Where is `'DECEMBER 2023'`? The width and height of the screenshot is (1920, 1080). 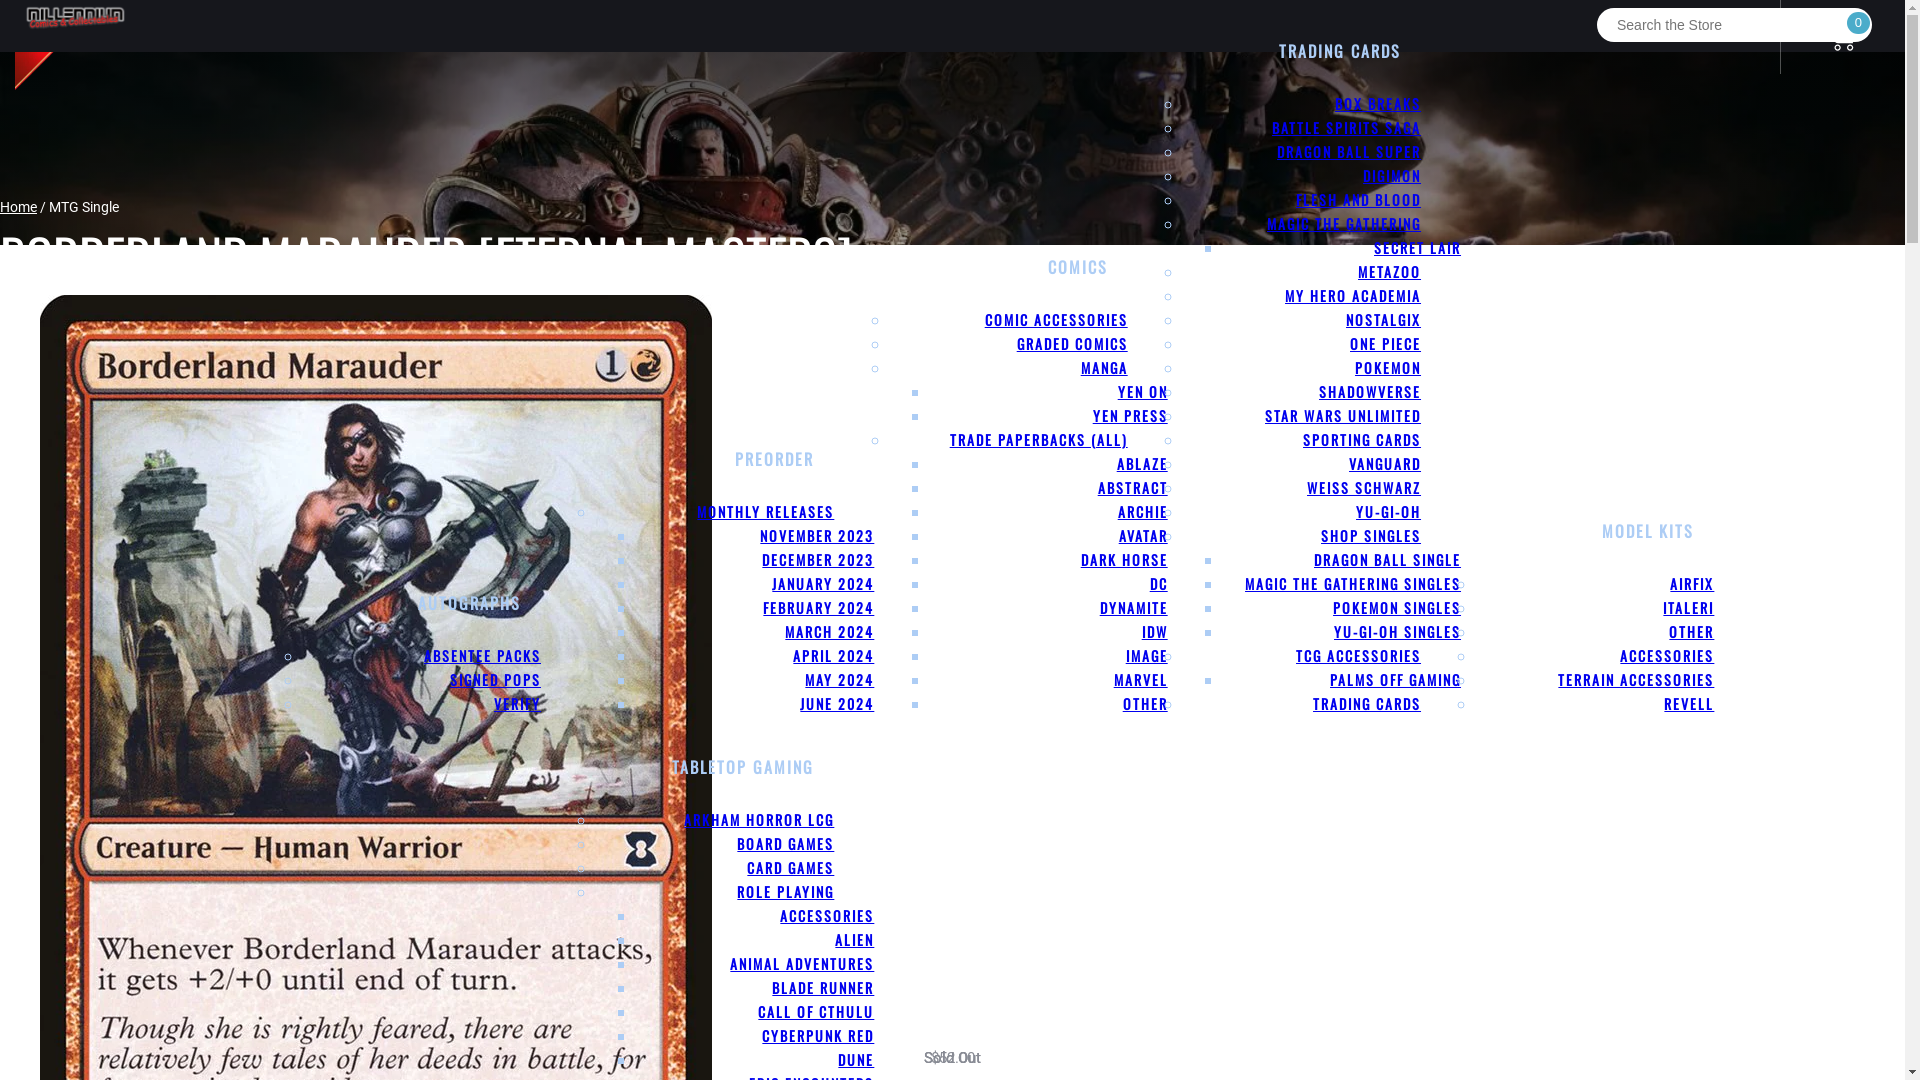 'DECEMBER 2023' is located at coordinates (761, 559).